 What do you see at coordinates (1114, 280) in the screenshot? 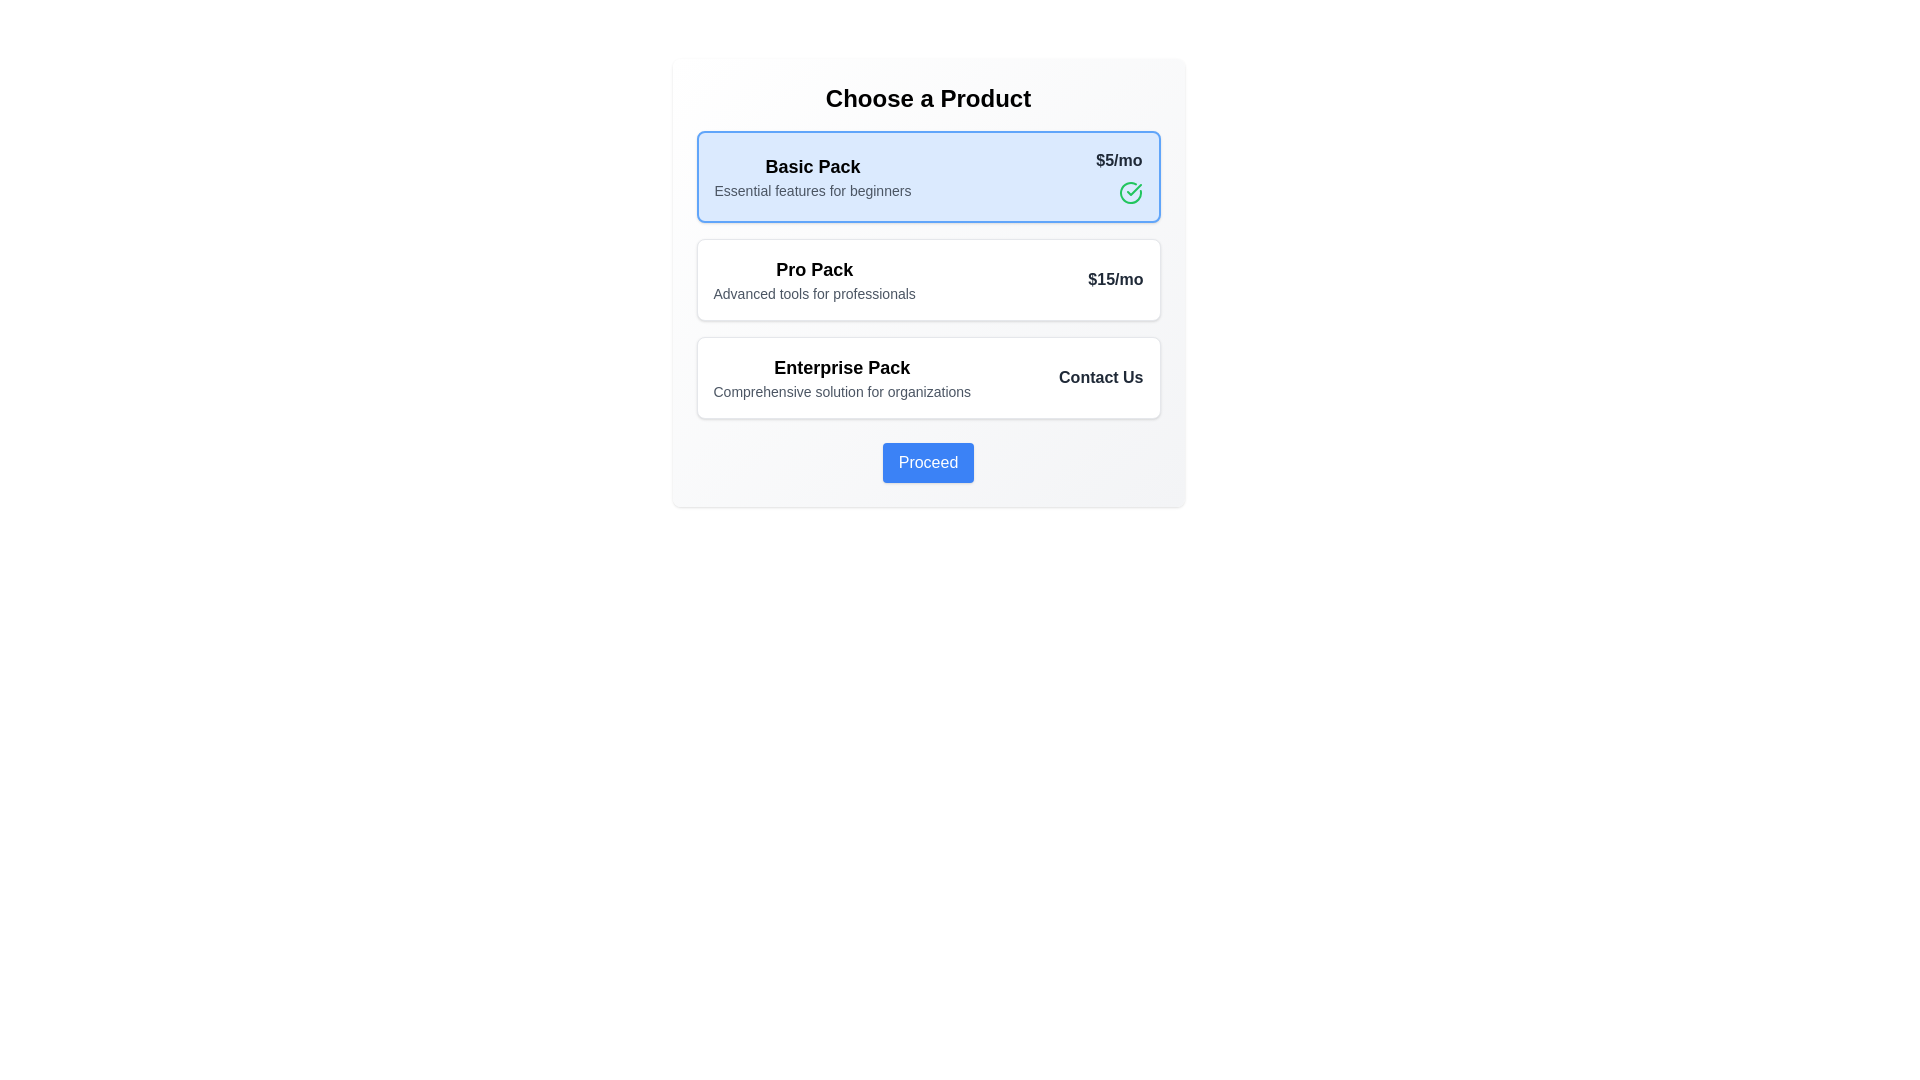
I see `pricing information provided by the label for the 'Pro Pack' option, located at the top-right corner of the corresponding product card` at bounding box center [1114, 280].